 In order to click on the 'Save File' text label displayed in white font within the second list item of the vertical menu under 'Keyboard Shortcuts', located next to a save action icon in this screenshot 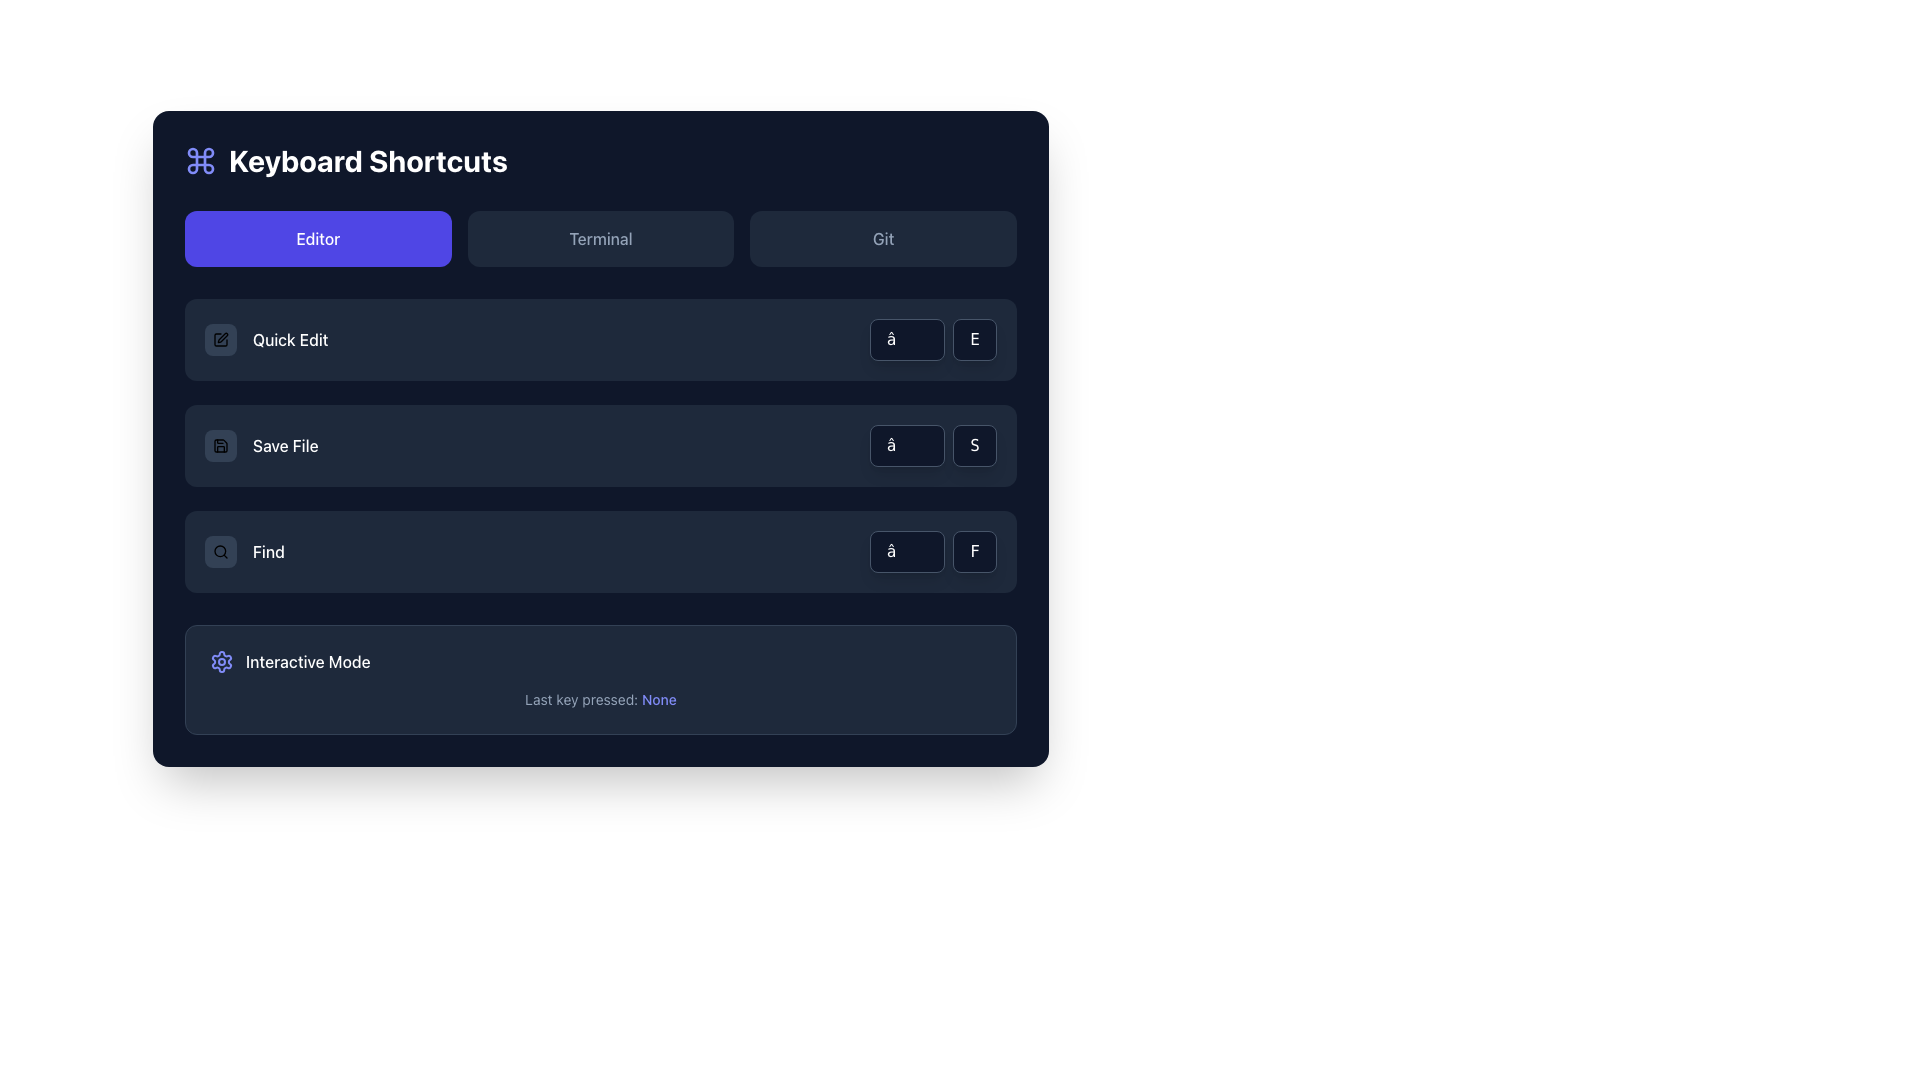, I will do `click(284, 445)`.